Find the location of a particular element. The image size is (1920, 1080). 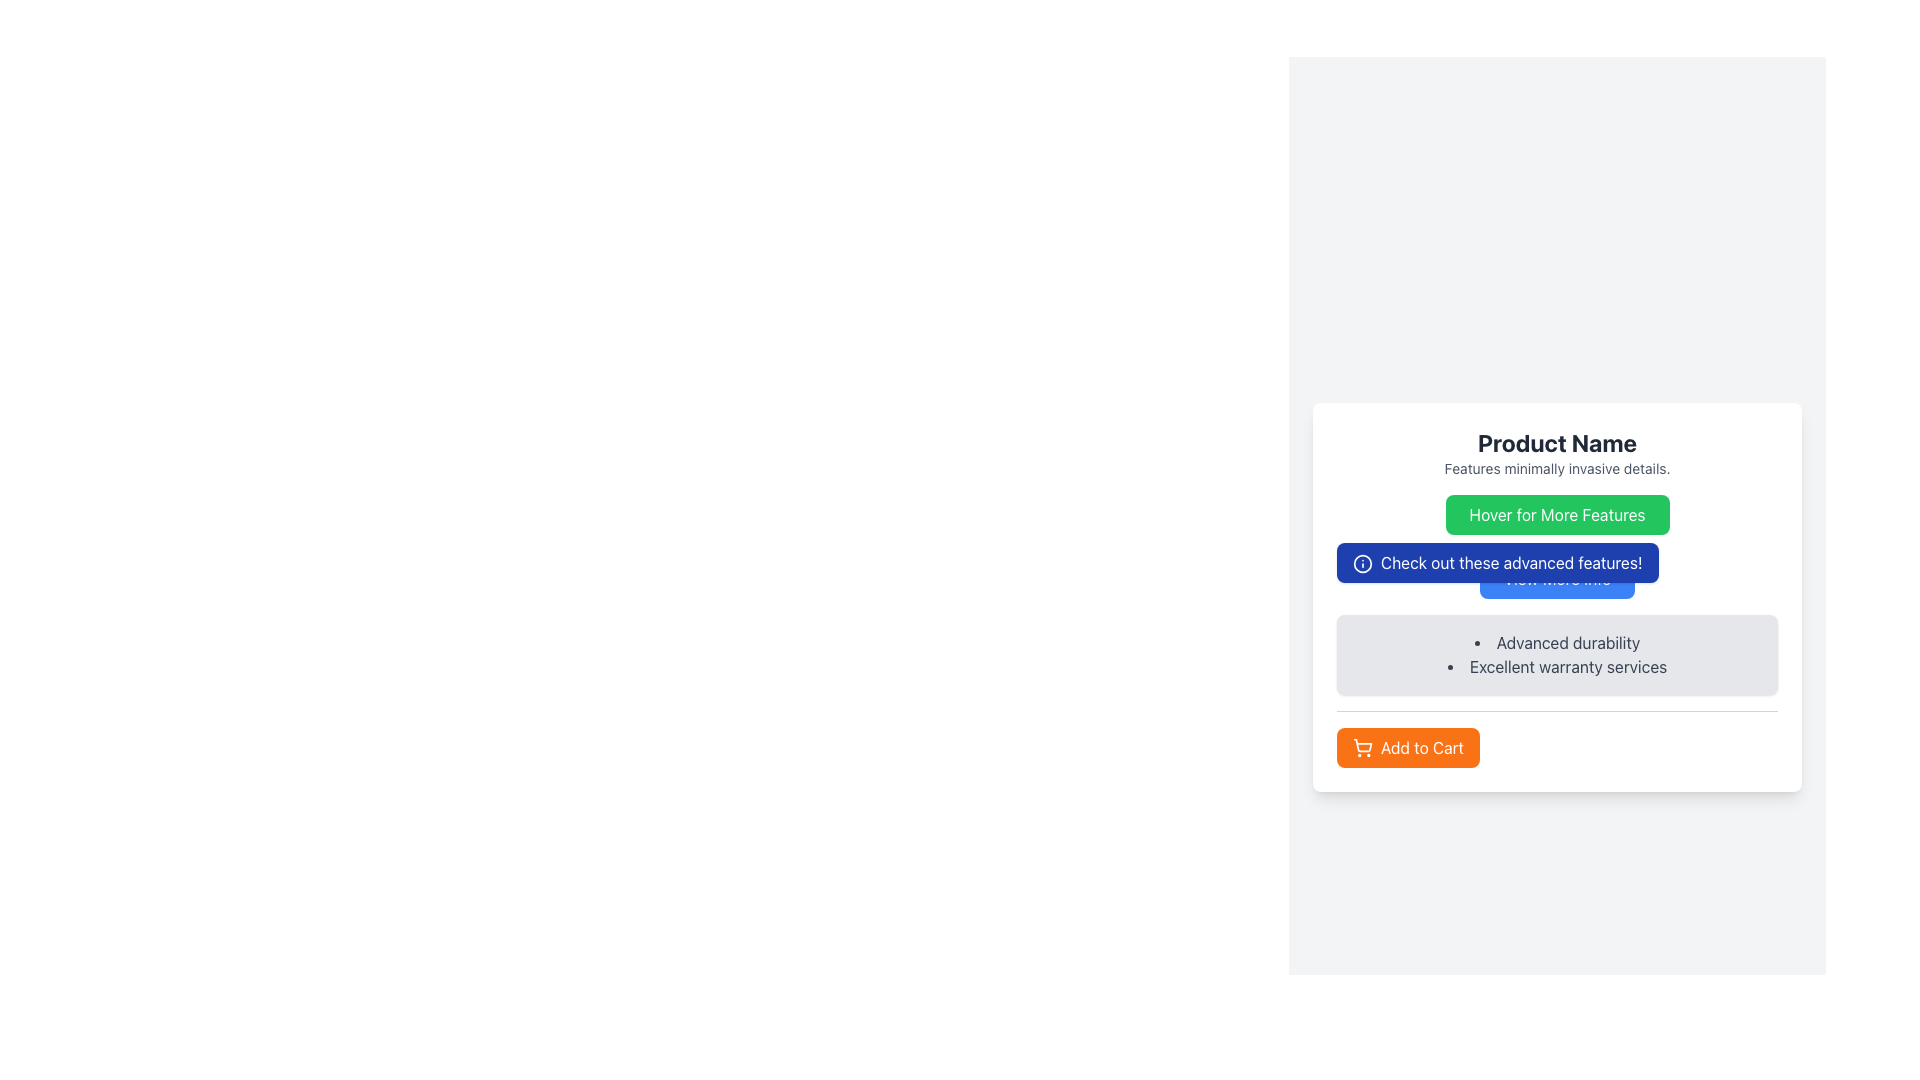

the interactive button located in the middle section of the card layout, above the blue button that reveals additional product features or details is located at coordinates (1556, 513).